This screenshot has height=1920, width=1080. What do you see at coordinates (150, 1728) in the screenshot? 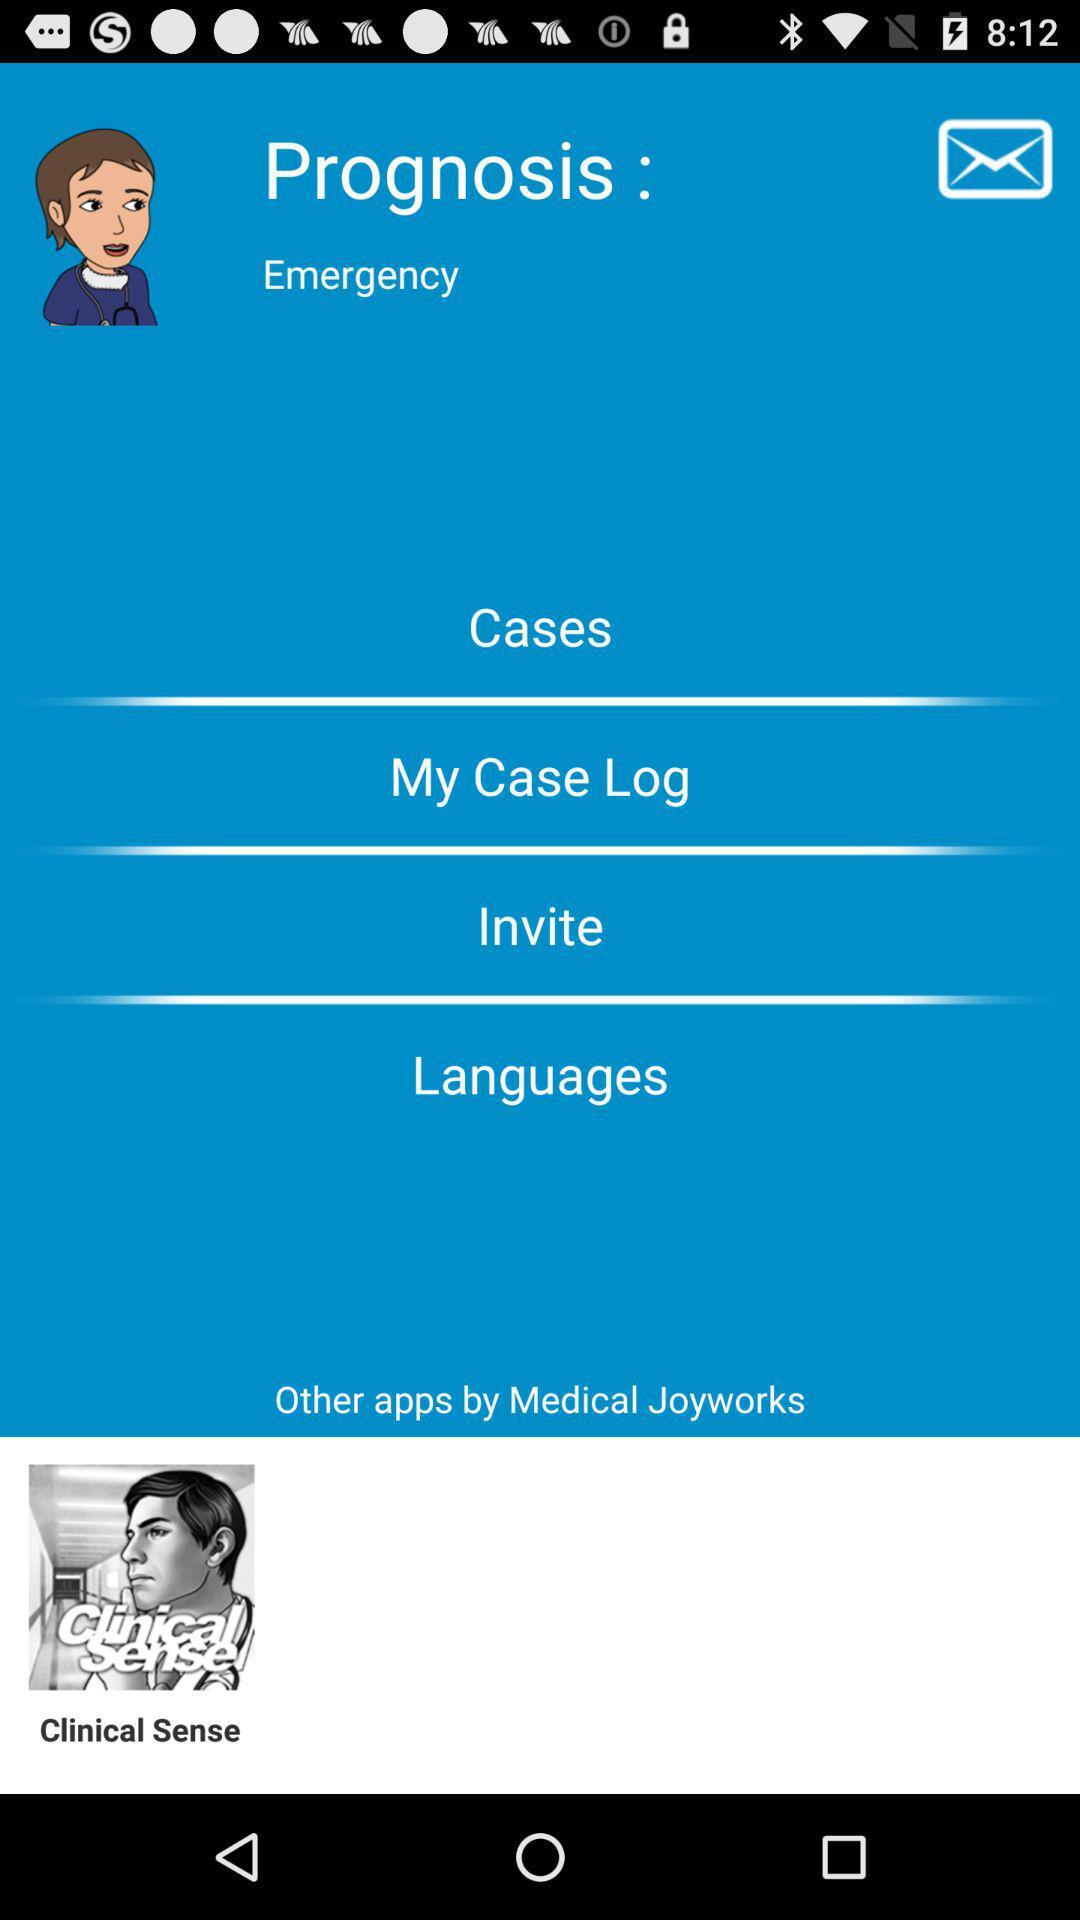
I see `the clinical sense app` at bounding box center [150, 1728].